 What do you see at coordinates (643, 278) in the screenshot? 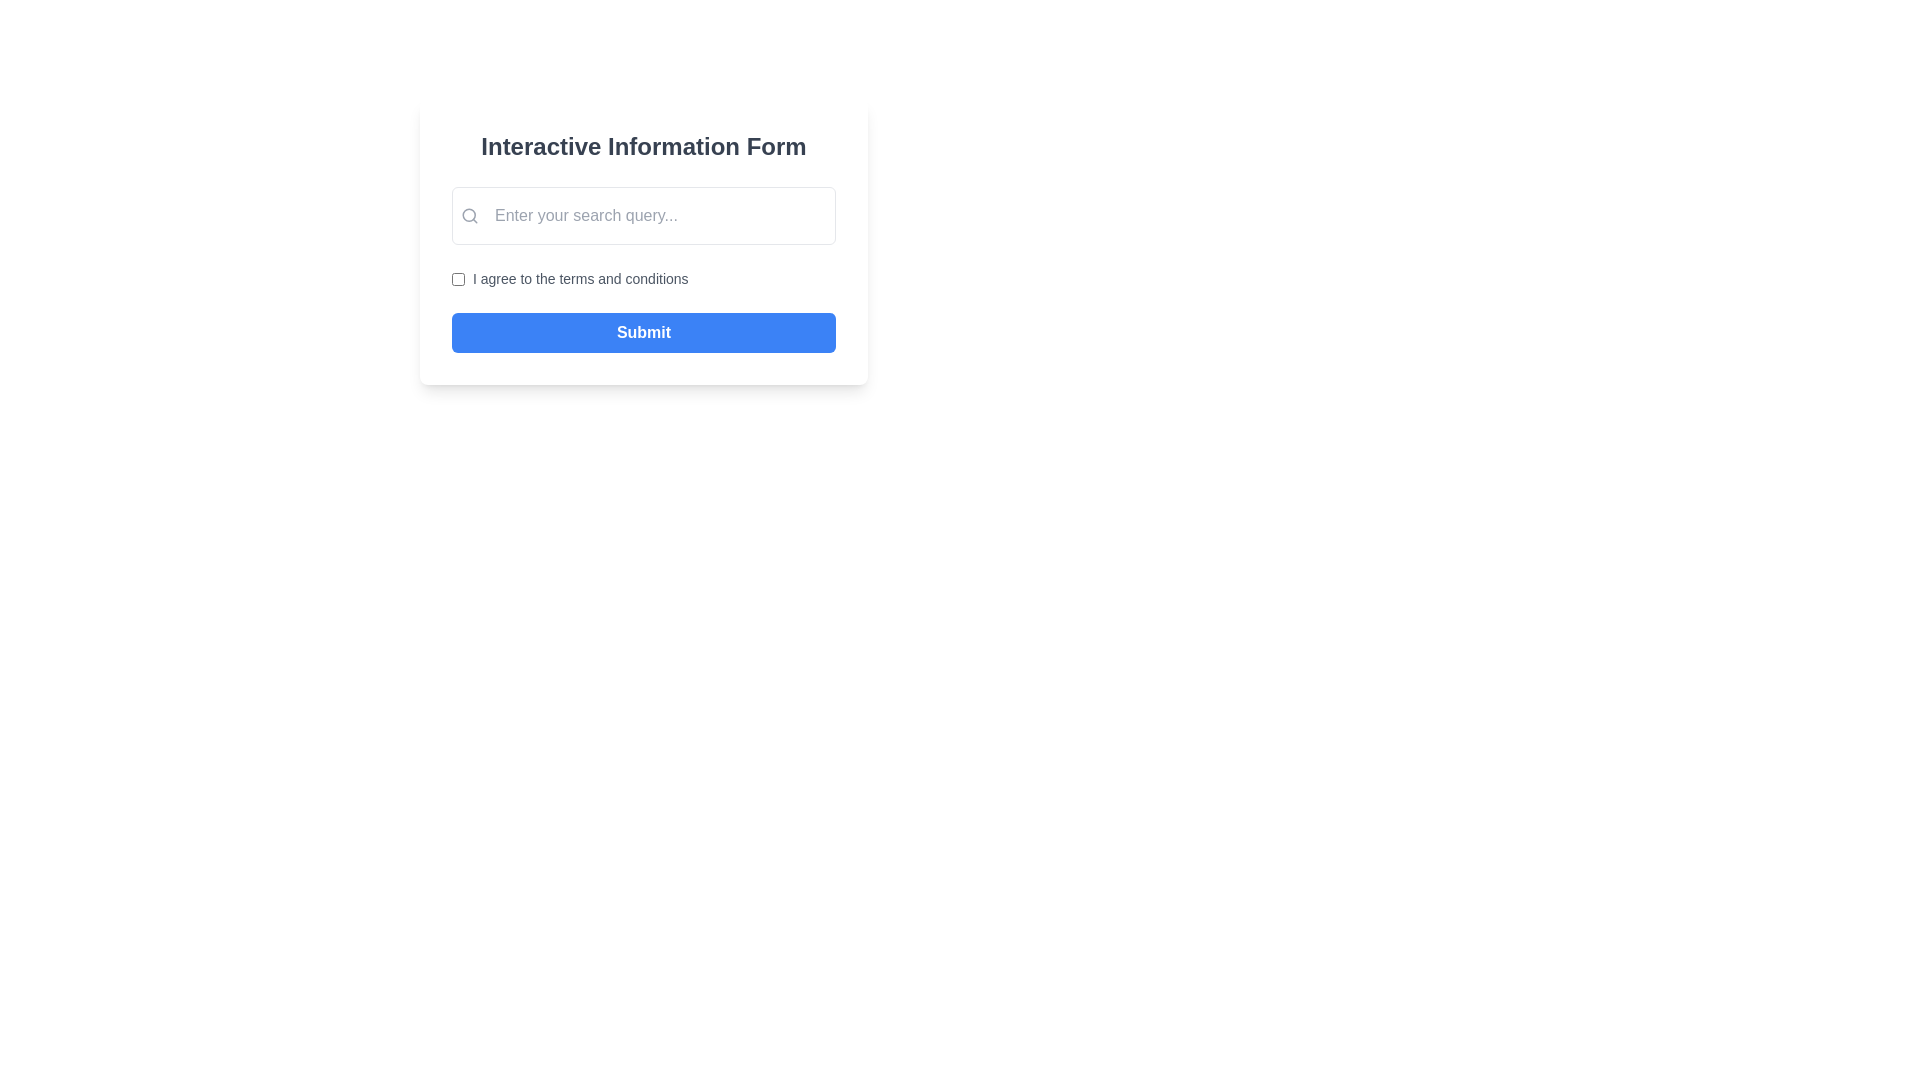
I see `the label text 'I agree to the terms and conditions' of the checkbox element positioned below the search bar and above the blue 'Submit' button` at bounding box center [643, 278].